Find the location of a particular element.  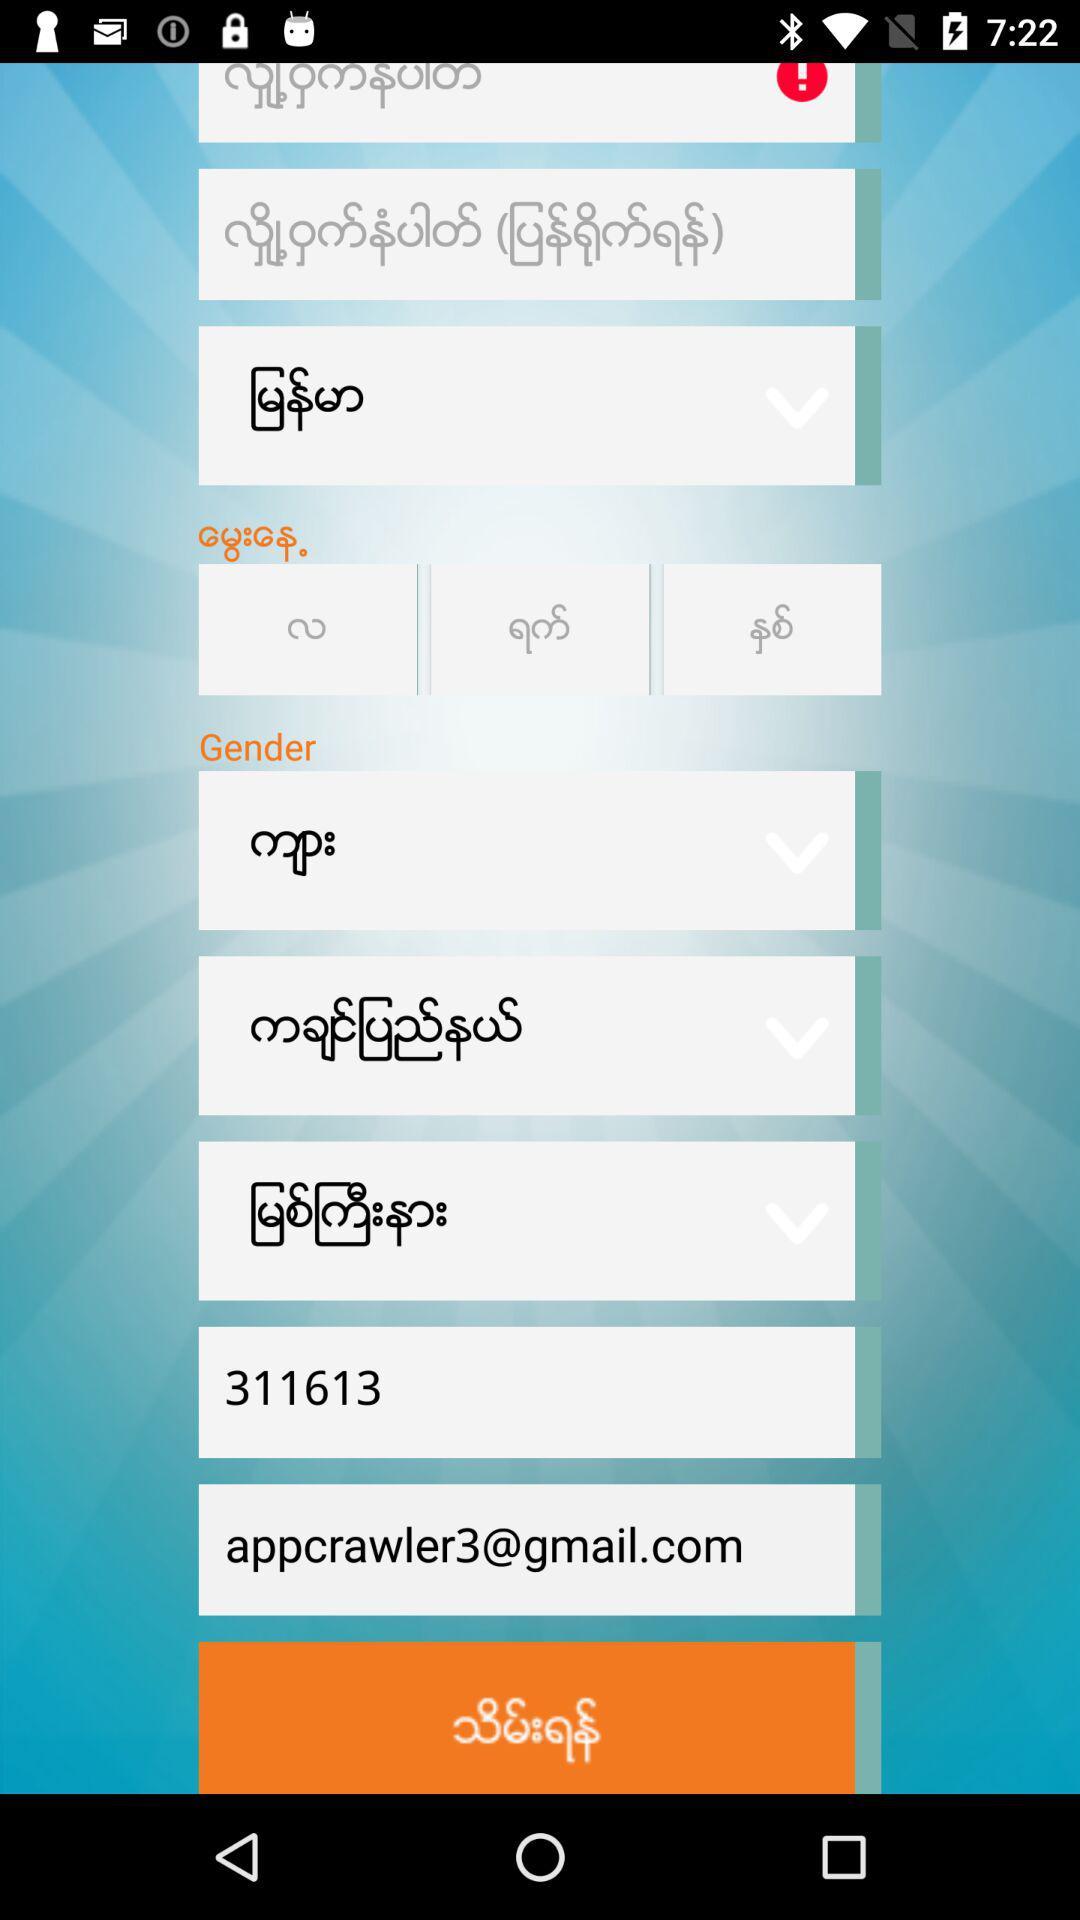

entry field is located at coordinates (525, 101).